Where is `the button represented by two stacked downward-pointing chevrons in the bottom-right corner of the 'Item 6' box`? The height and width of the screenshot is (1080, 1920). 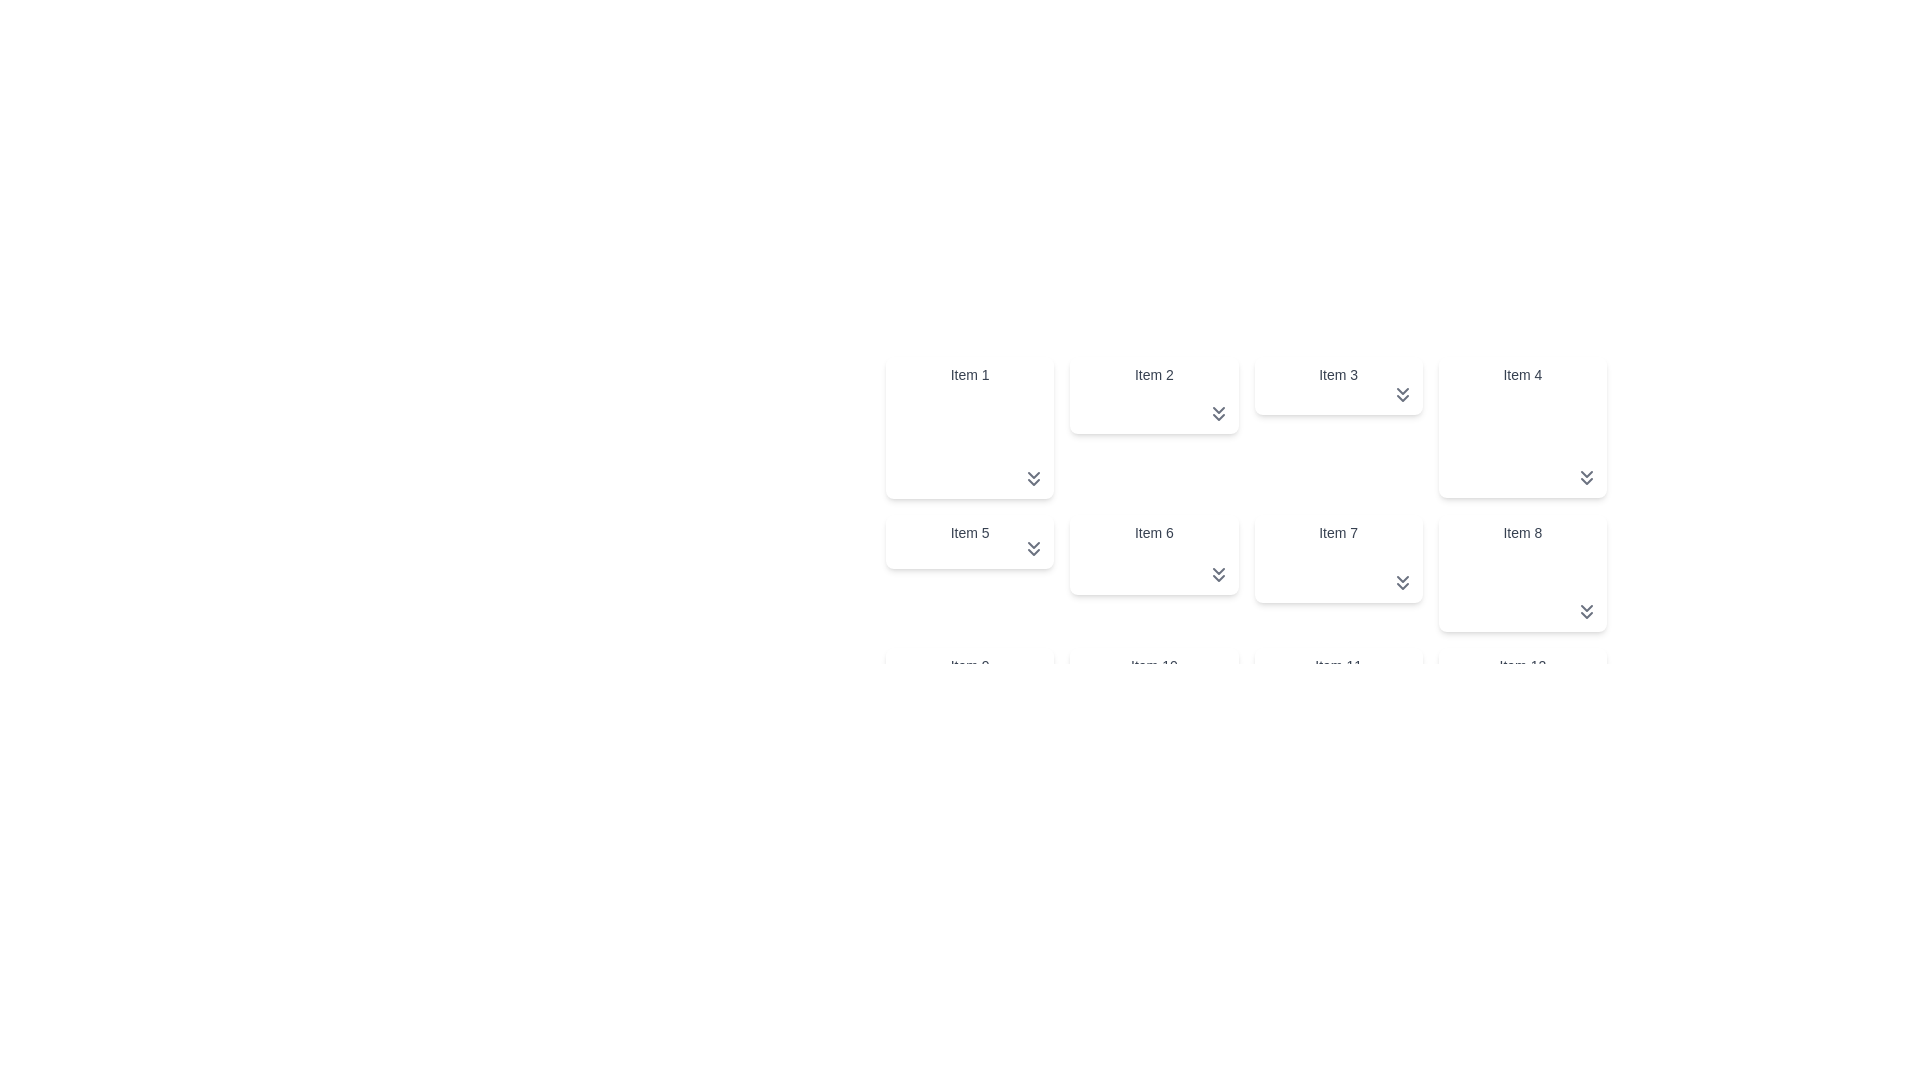 the button represented by two stacked downward-pointing chevrons in the bottom-right corner of the 'Item 6' box is located at coordinates (1217, 575).